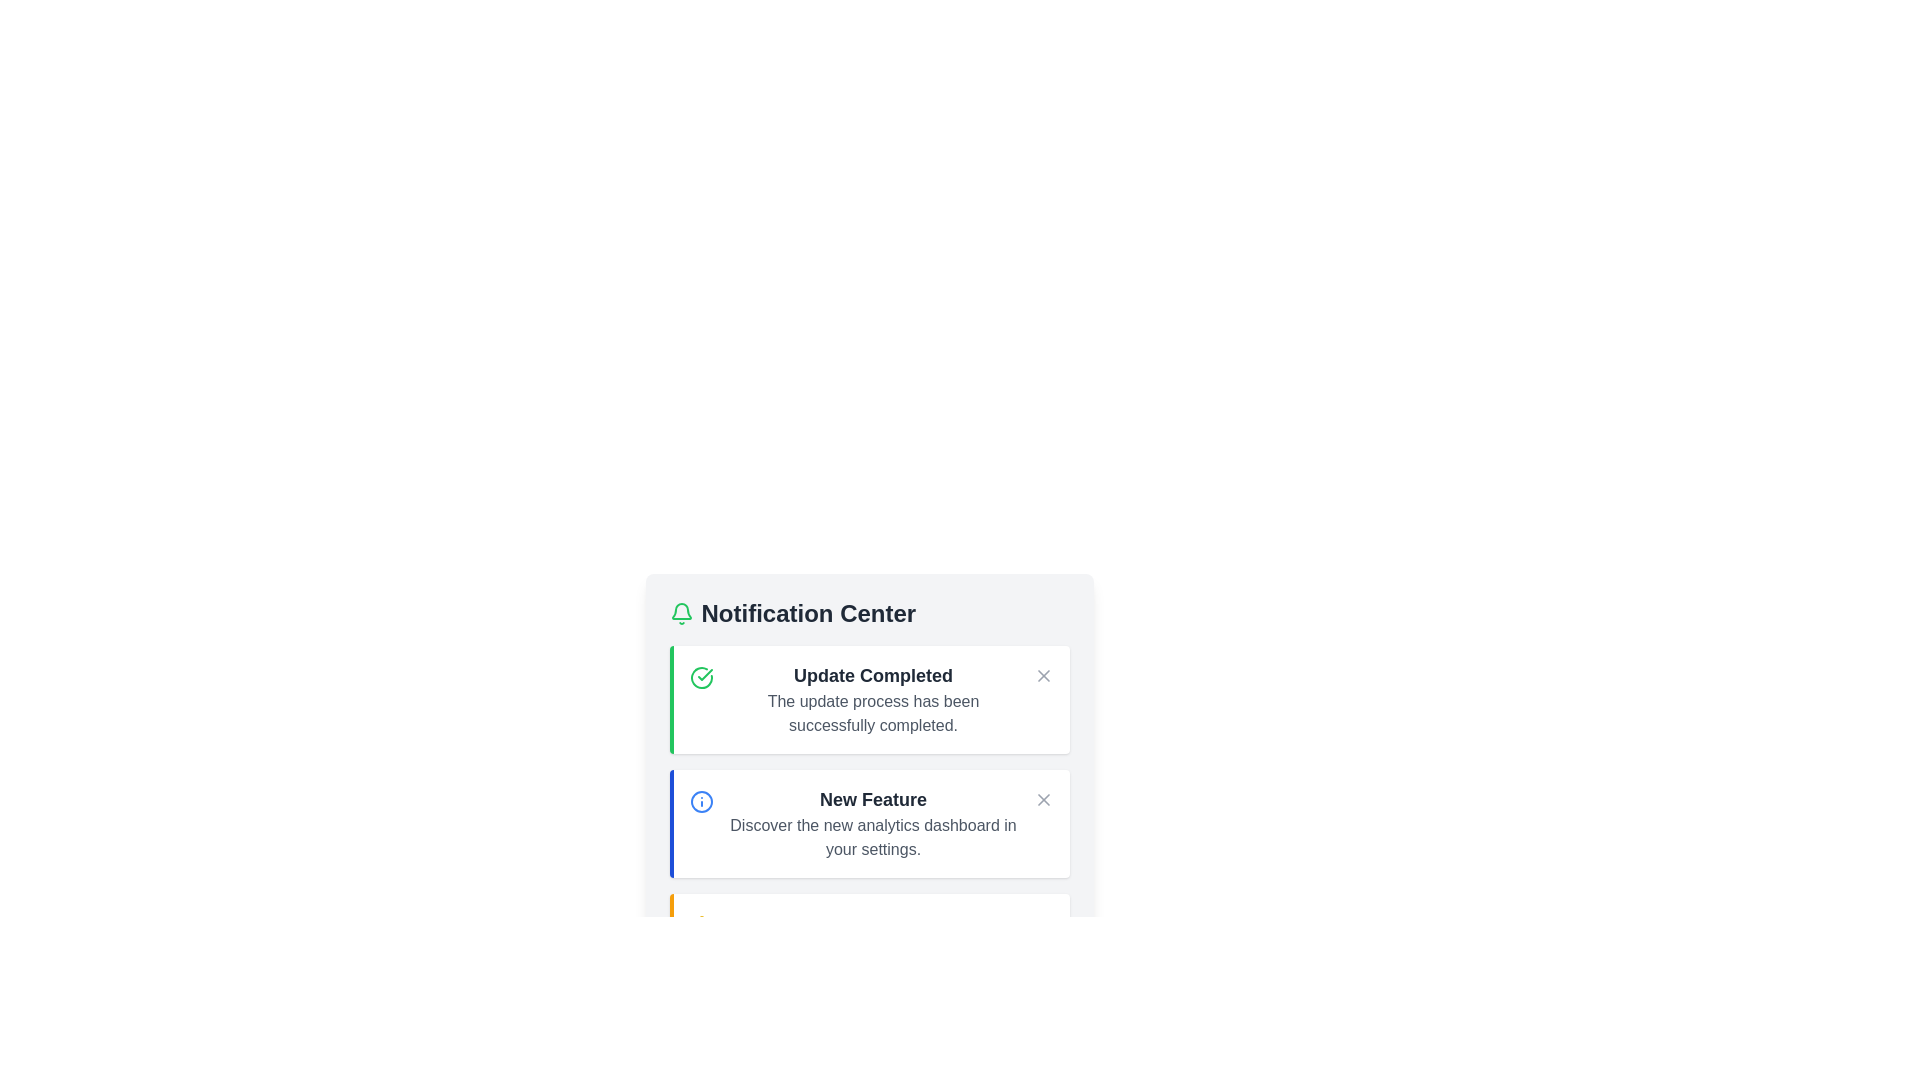 The width and height of the screenshot is (1920, 1080). What do you see at coordinates (869, 612) in the screenshot?
I see `the header element featuring a green bell icon and the bold text 'Notification Center', located at the top of the notification panel` at bounding box center [869, 612].